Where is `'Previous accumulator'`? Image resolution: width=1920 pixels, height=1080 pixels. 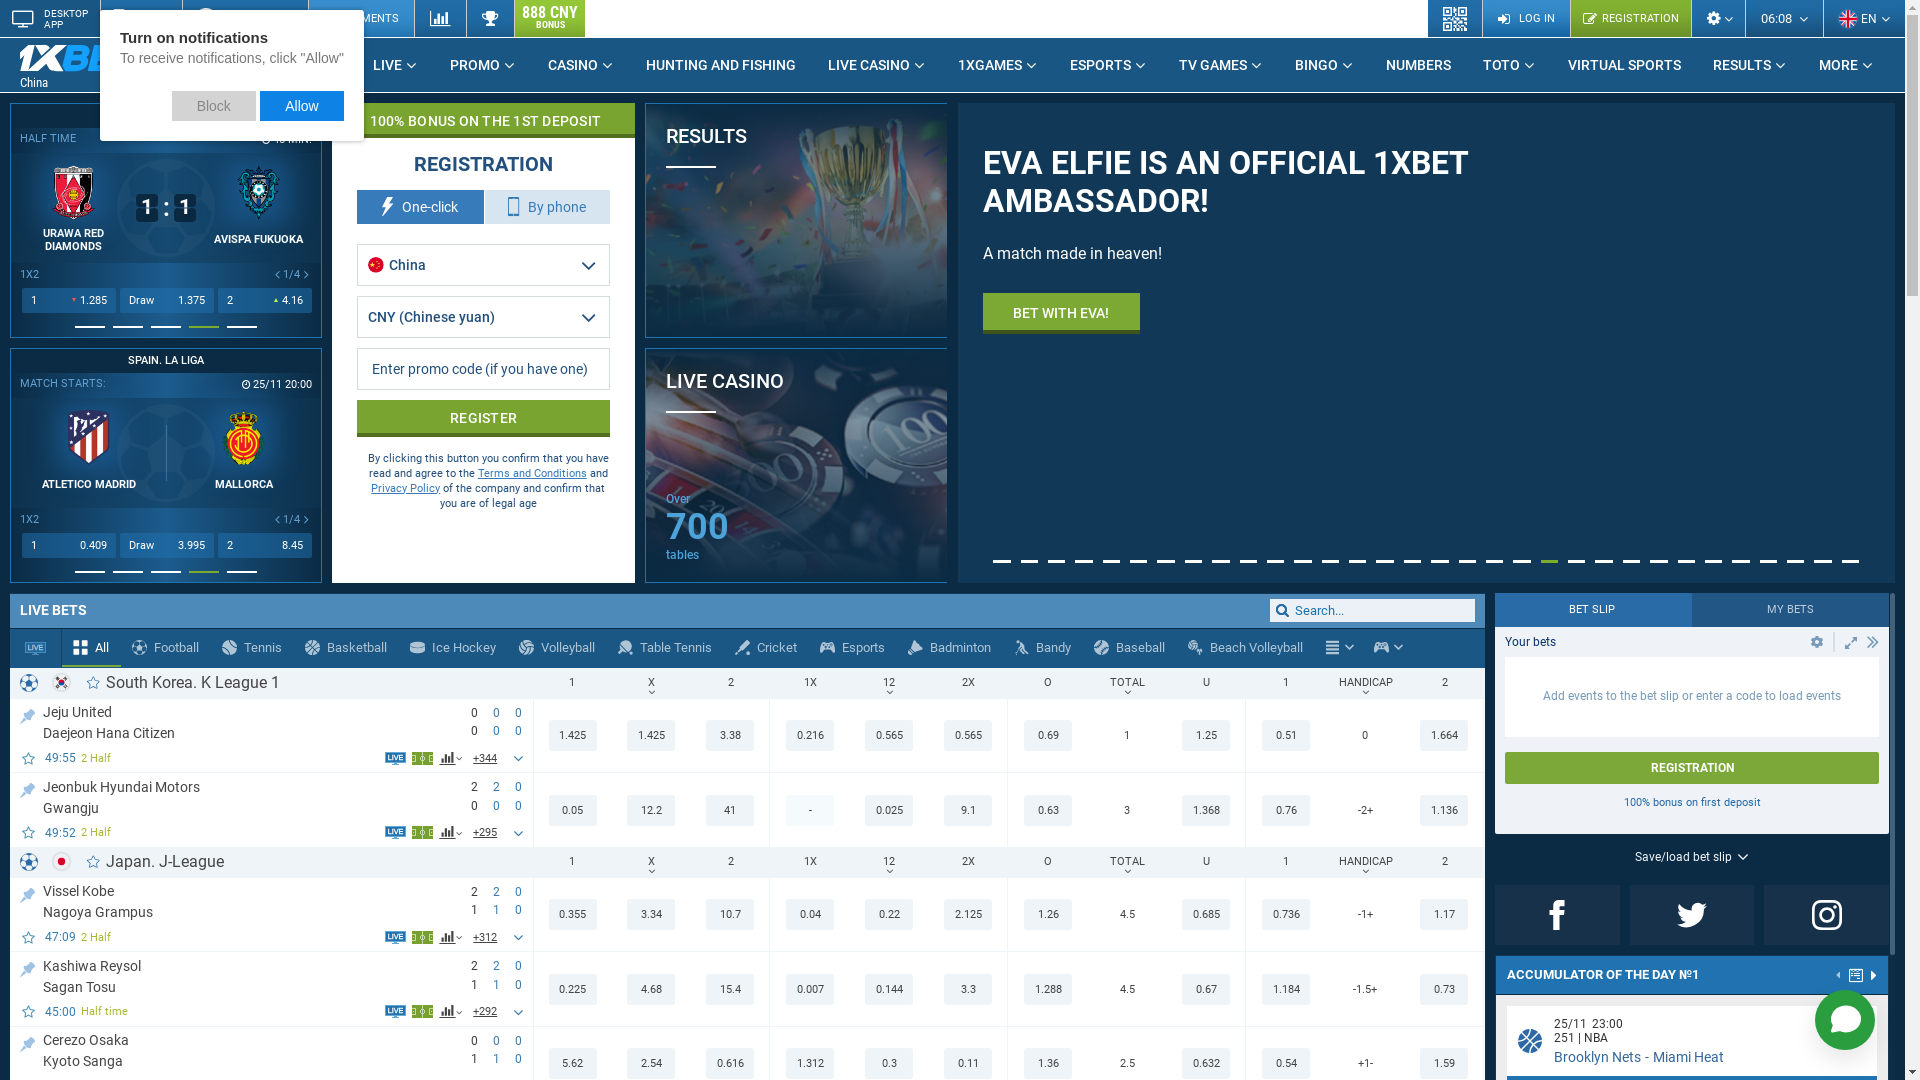
'Previous accumulator' is located at coordinates (1838, 975).